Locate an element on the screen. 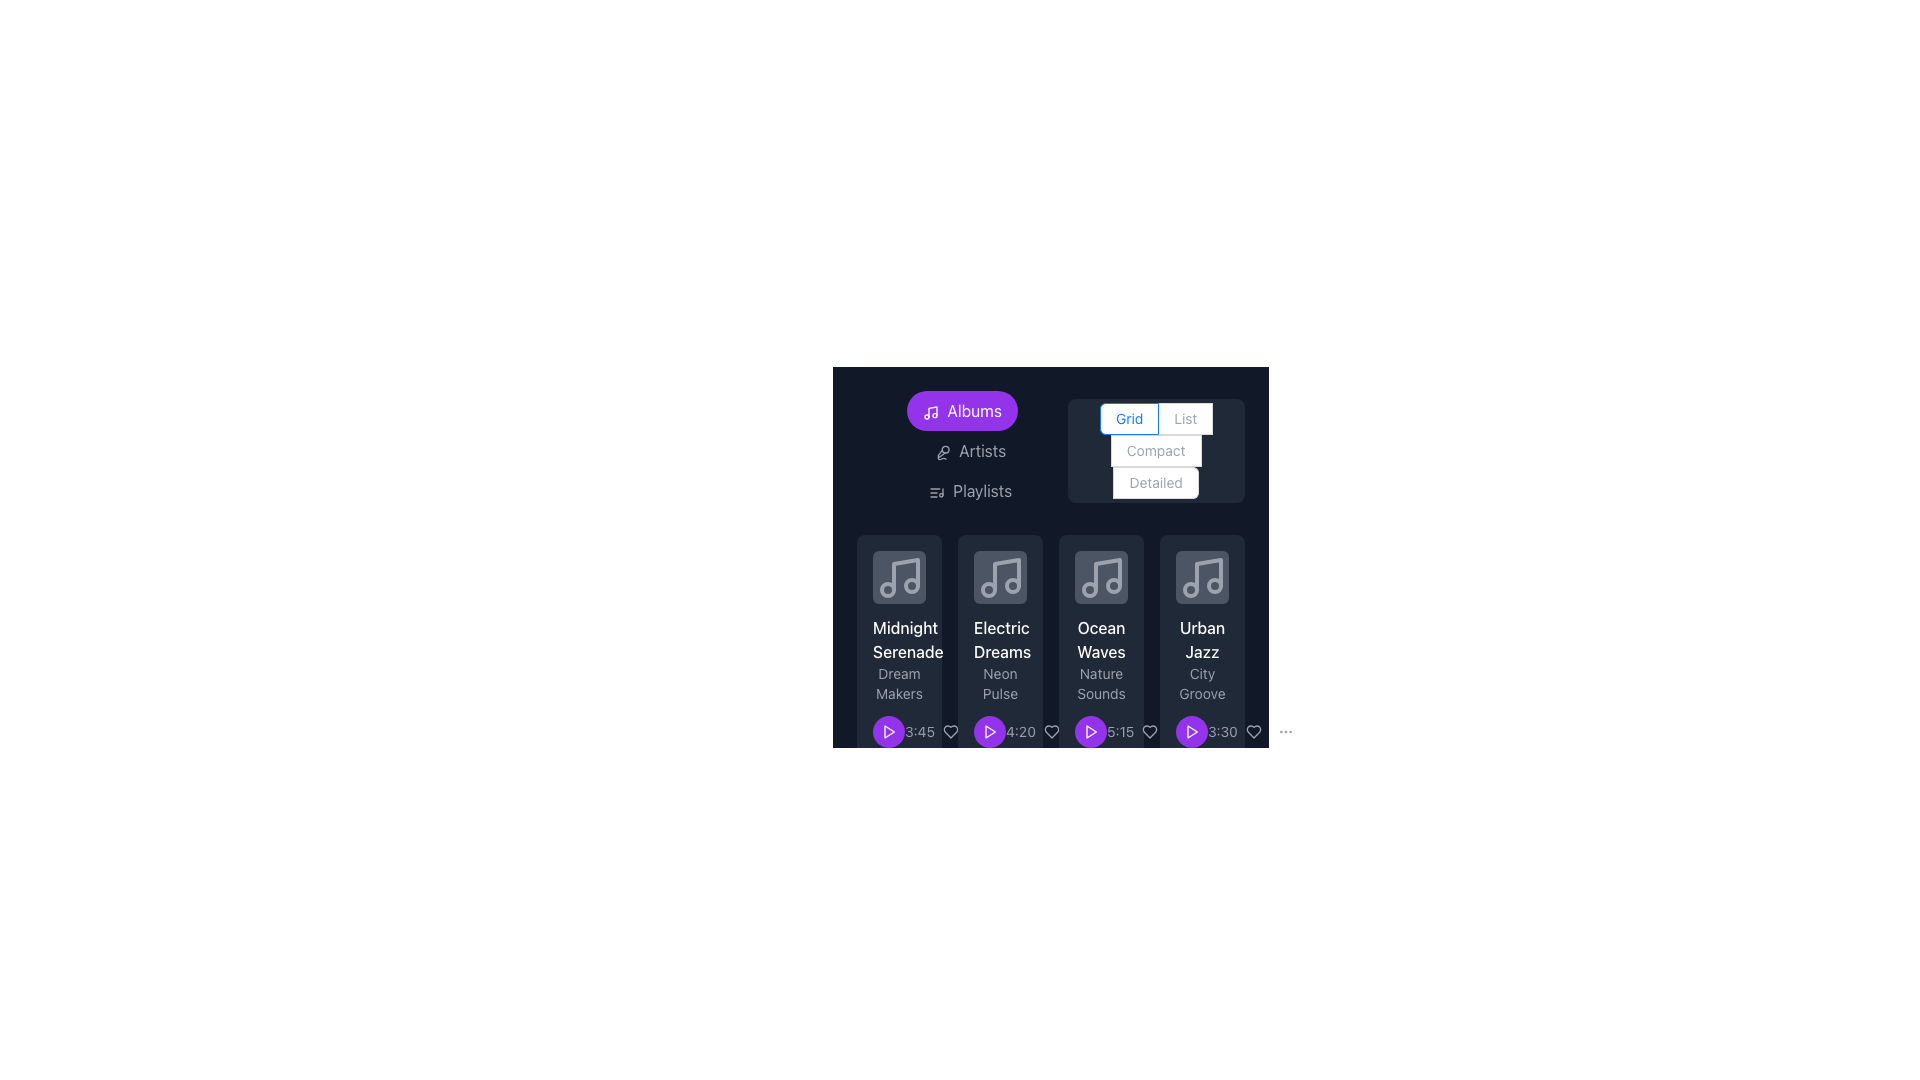  the 'Grid' radio button which is the first in a group of four options for view mode selection, located at the top-right section of the interface is located at coordinates (1129, 418).